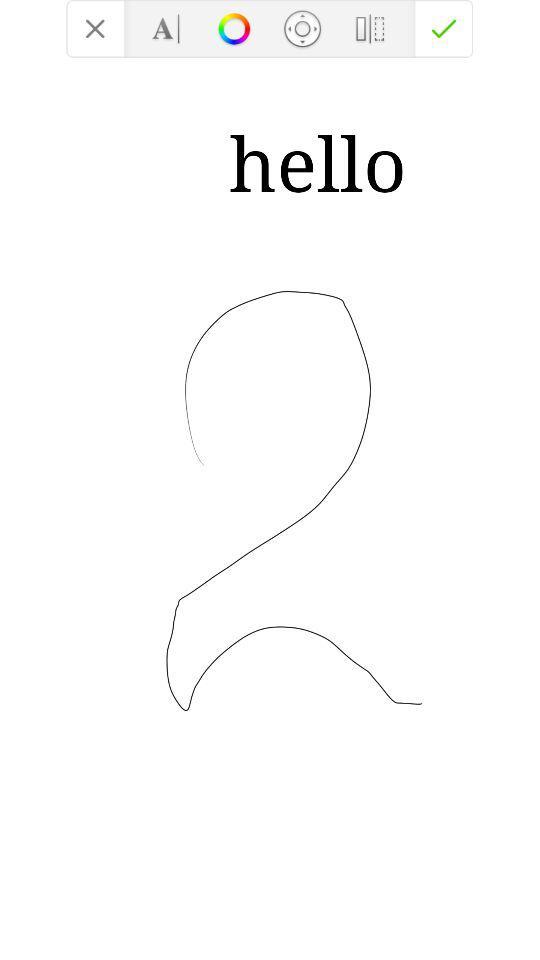 The image size is (540, 960). What do you see at coordinates (301, 27) in the screenshot?
I see `the location_crosshair icon` at bounding box center [301, 27].